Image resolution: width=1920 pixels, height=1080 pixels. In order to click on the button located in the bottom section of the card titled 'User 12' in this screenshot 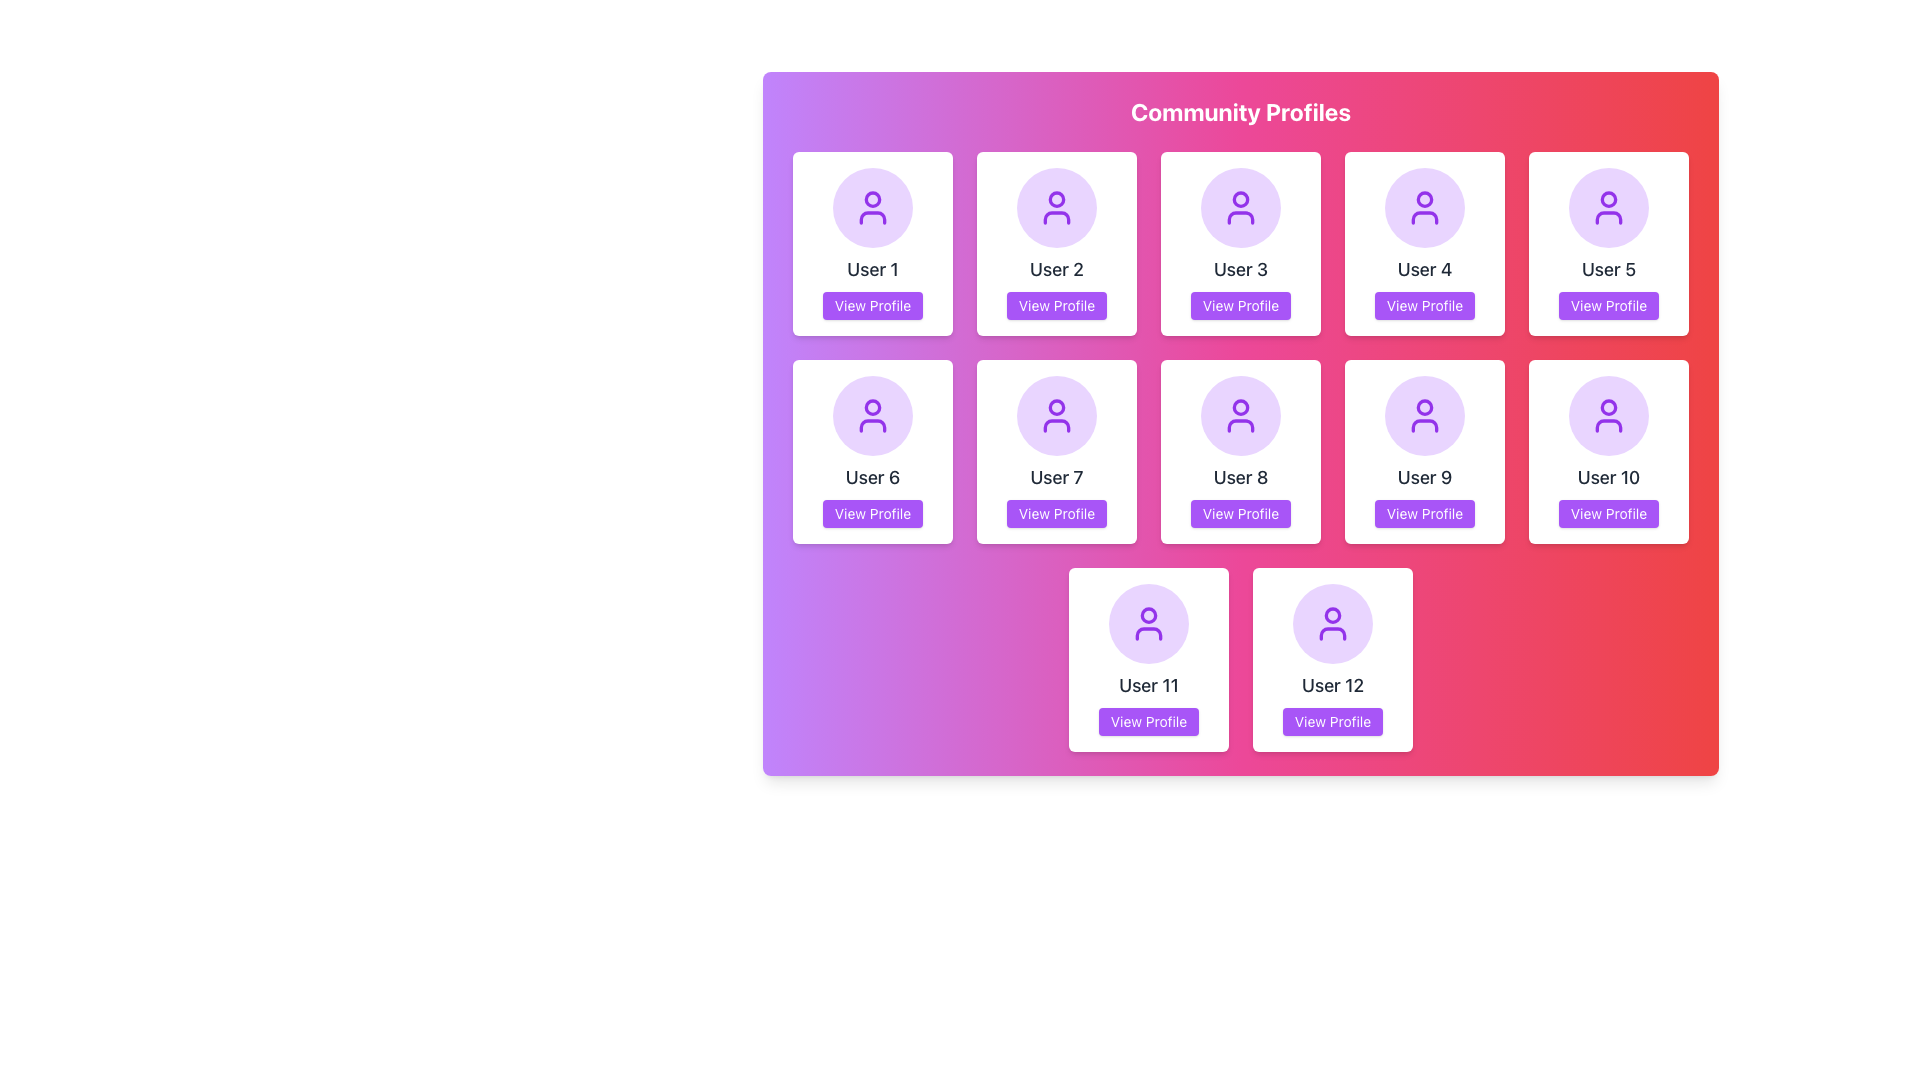, I will do `click(1333, 721)`.